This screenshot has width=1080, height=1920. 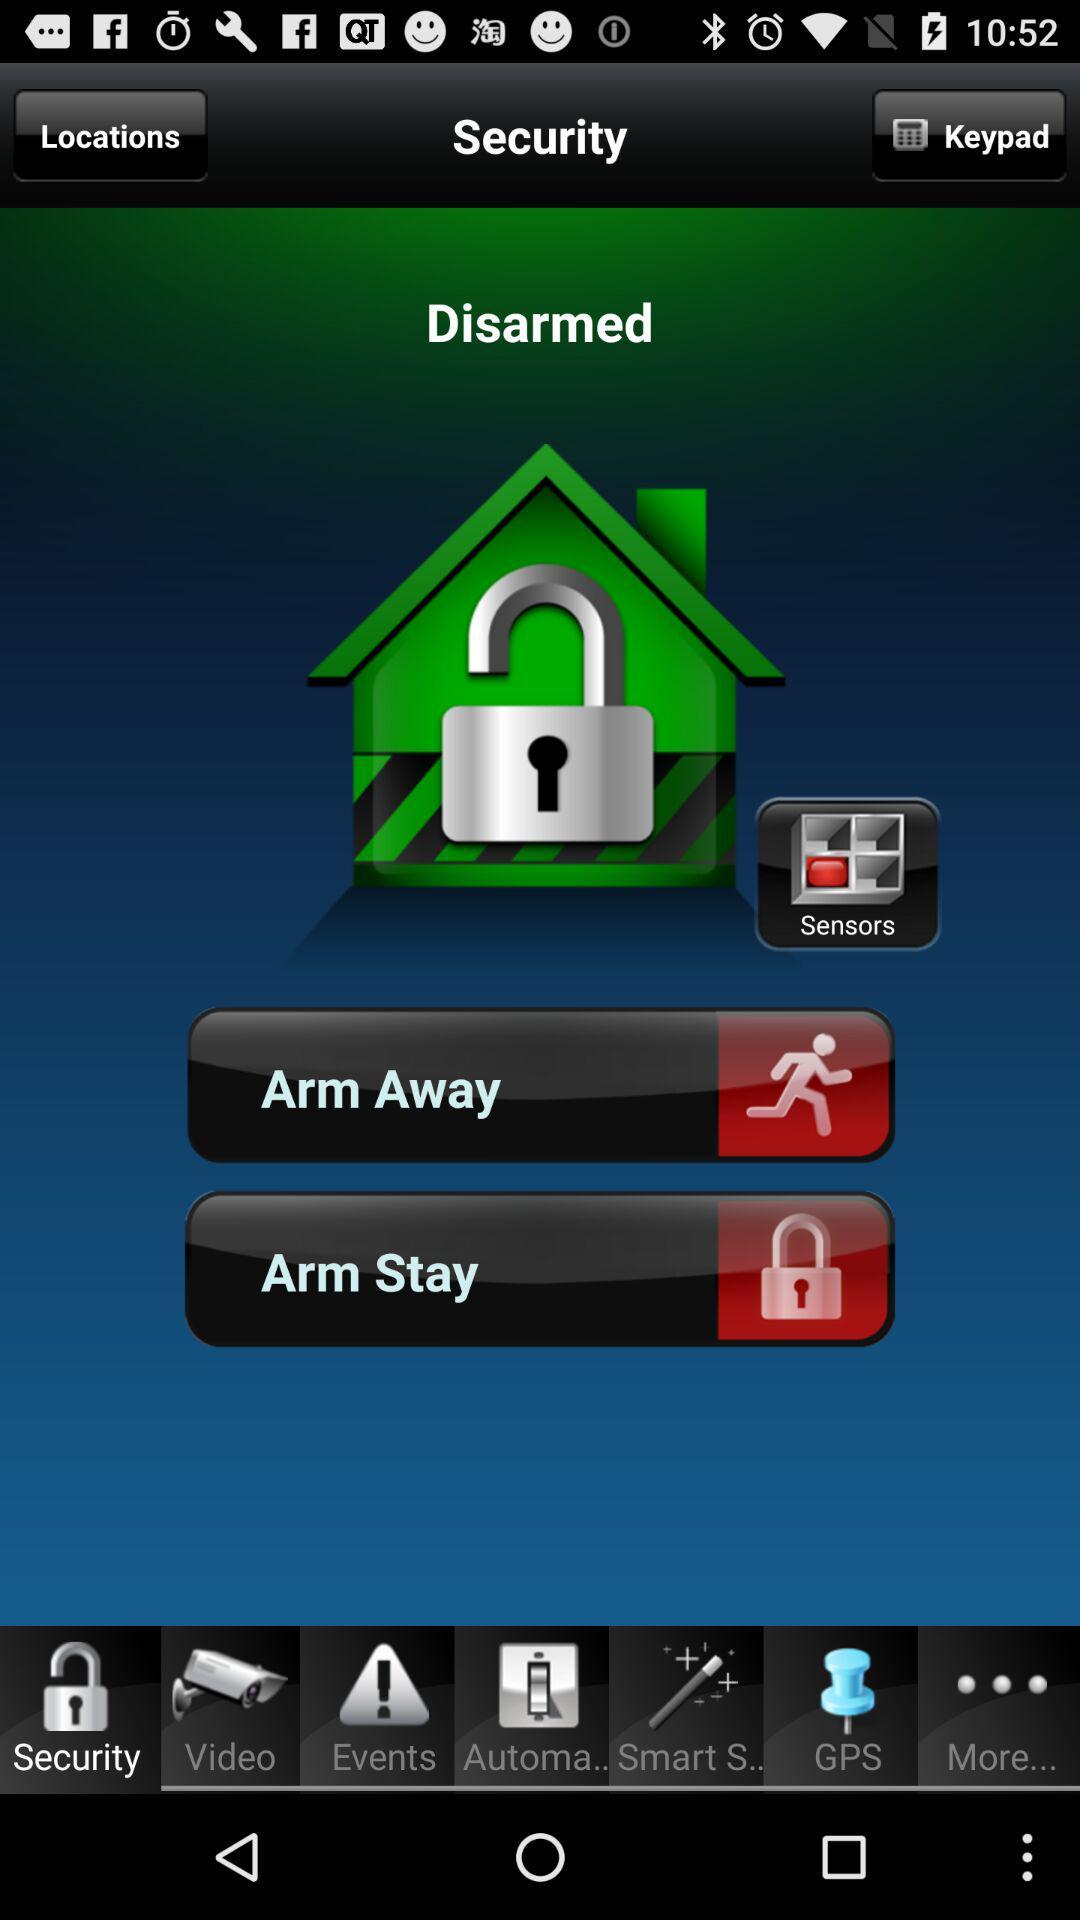 What do you see at coordinates (110, 134) in the screenshot?
I see `the icon at the top left corner` at bounding box center [110, 134].